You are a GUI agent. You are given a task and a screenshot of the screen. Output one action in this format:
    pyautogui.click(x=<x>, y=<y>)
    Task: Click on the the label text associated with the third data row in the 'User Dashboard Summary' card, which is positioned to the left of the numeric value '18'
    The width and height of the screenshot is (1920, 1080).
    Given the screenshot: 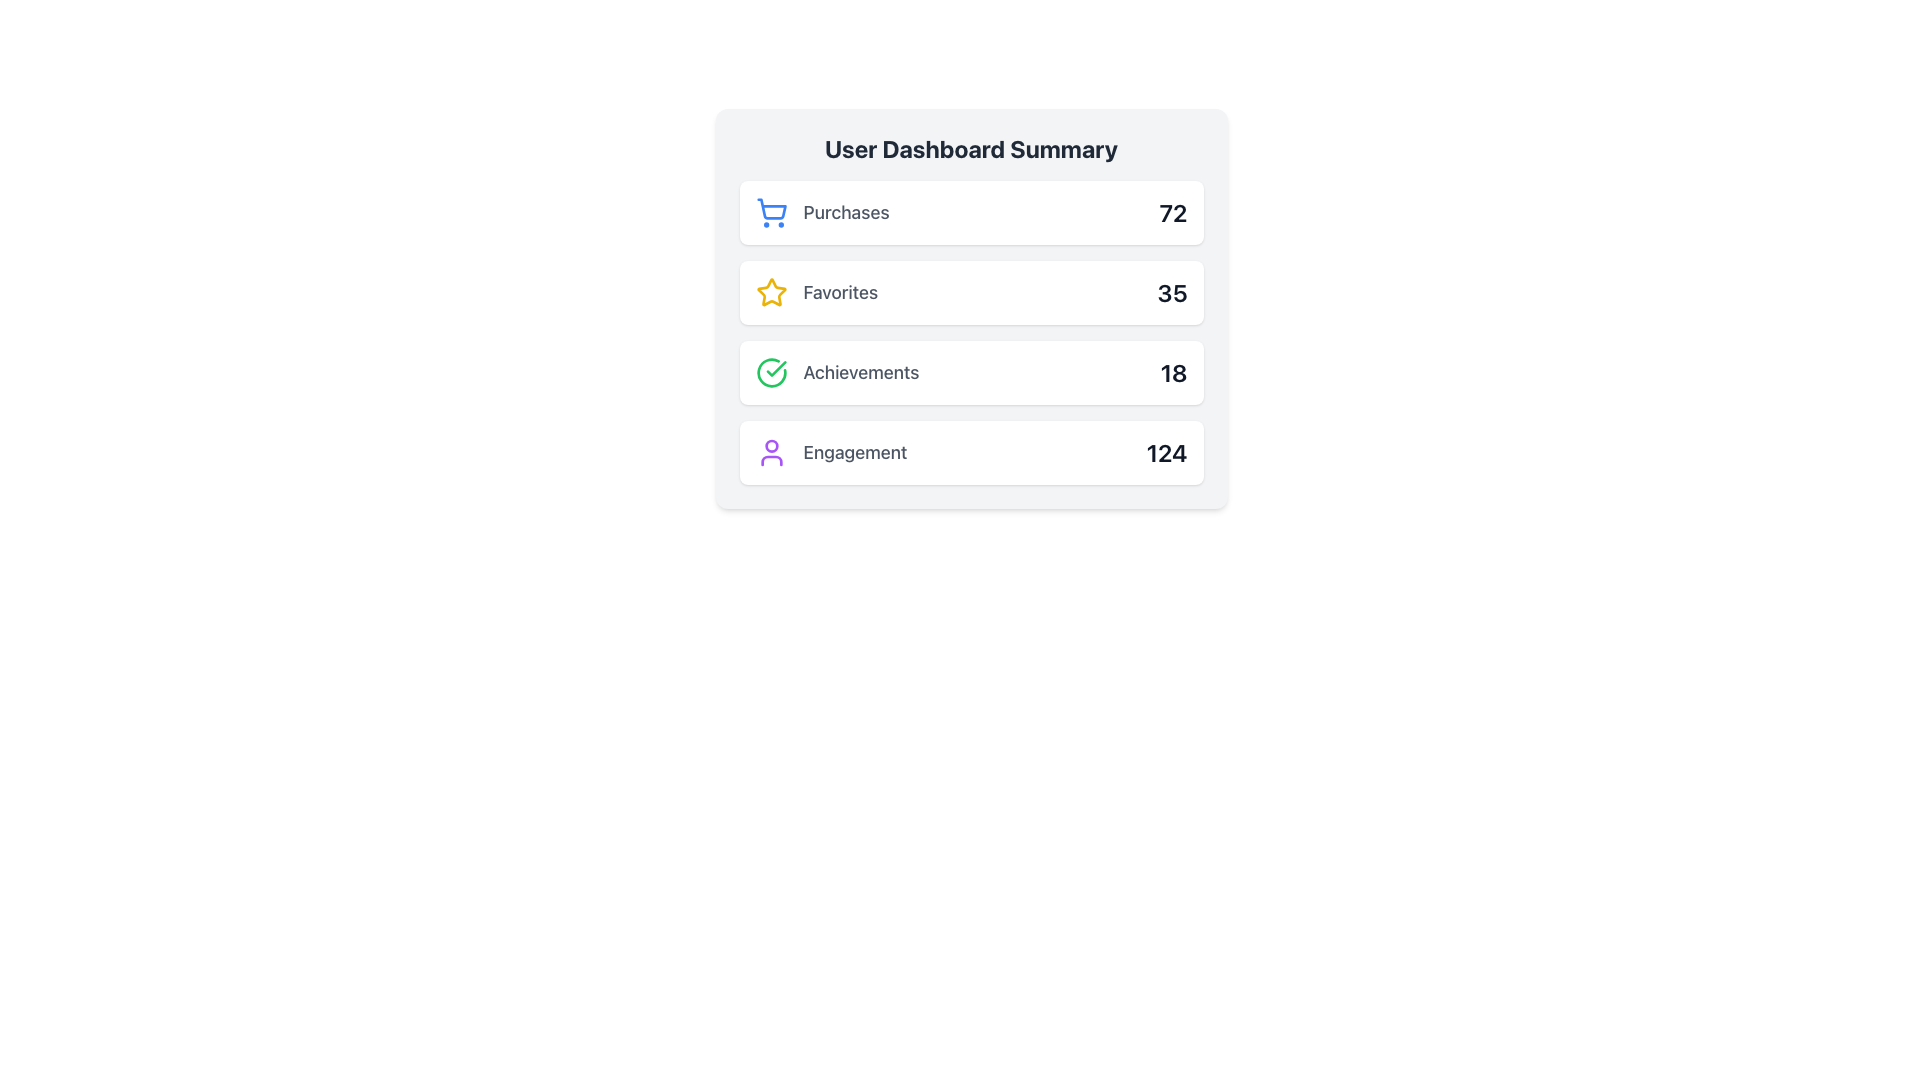 What is the action you would take?
    pyautogui.click(x=861, y=373)
    